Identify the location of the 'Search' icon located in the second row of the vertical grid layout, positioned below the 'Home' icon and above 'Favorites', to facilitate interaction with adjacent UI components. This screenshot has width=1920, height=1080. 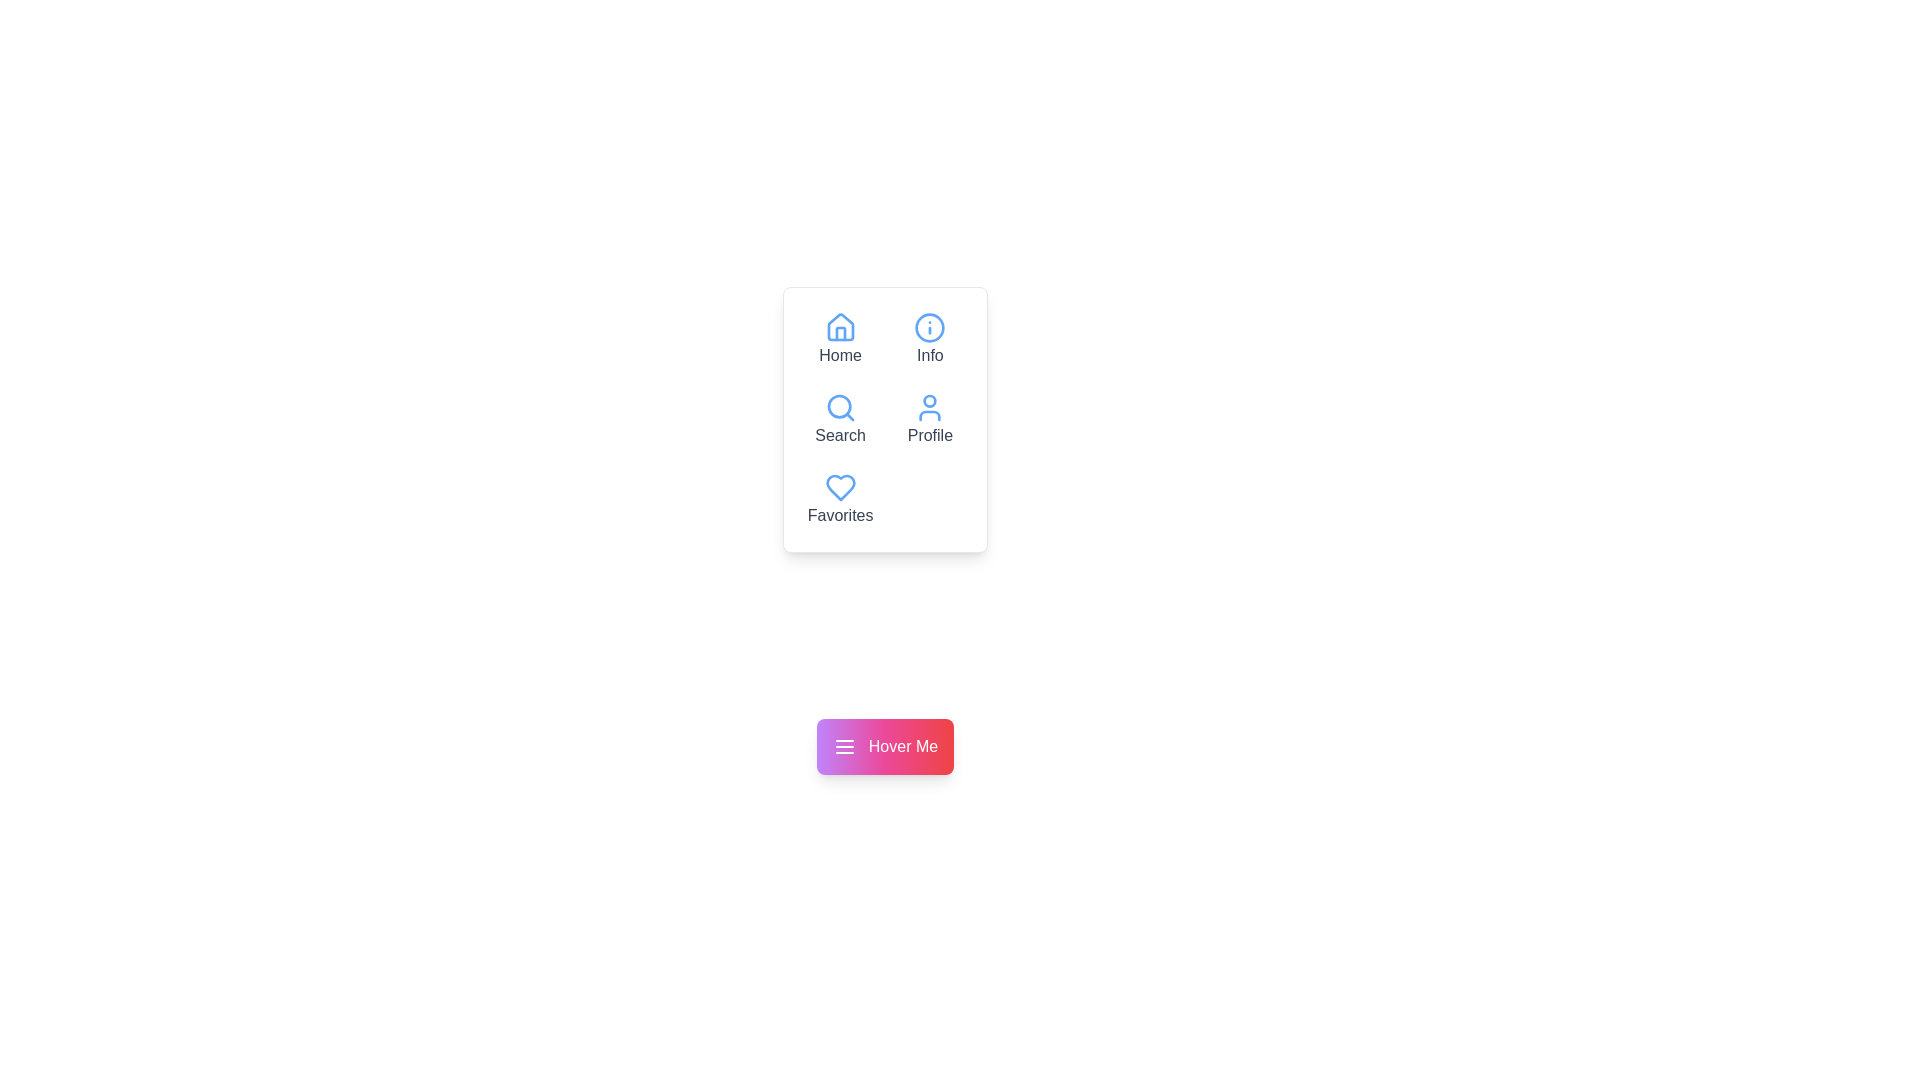
(839, 405).